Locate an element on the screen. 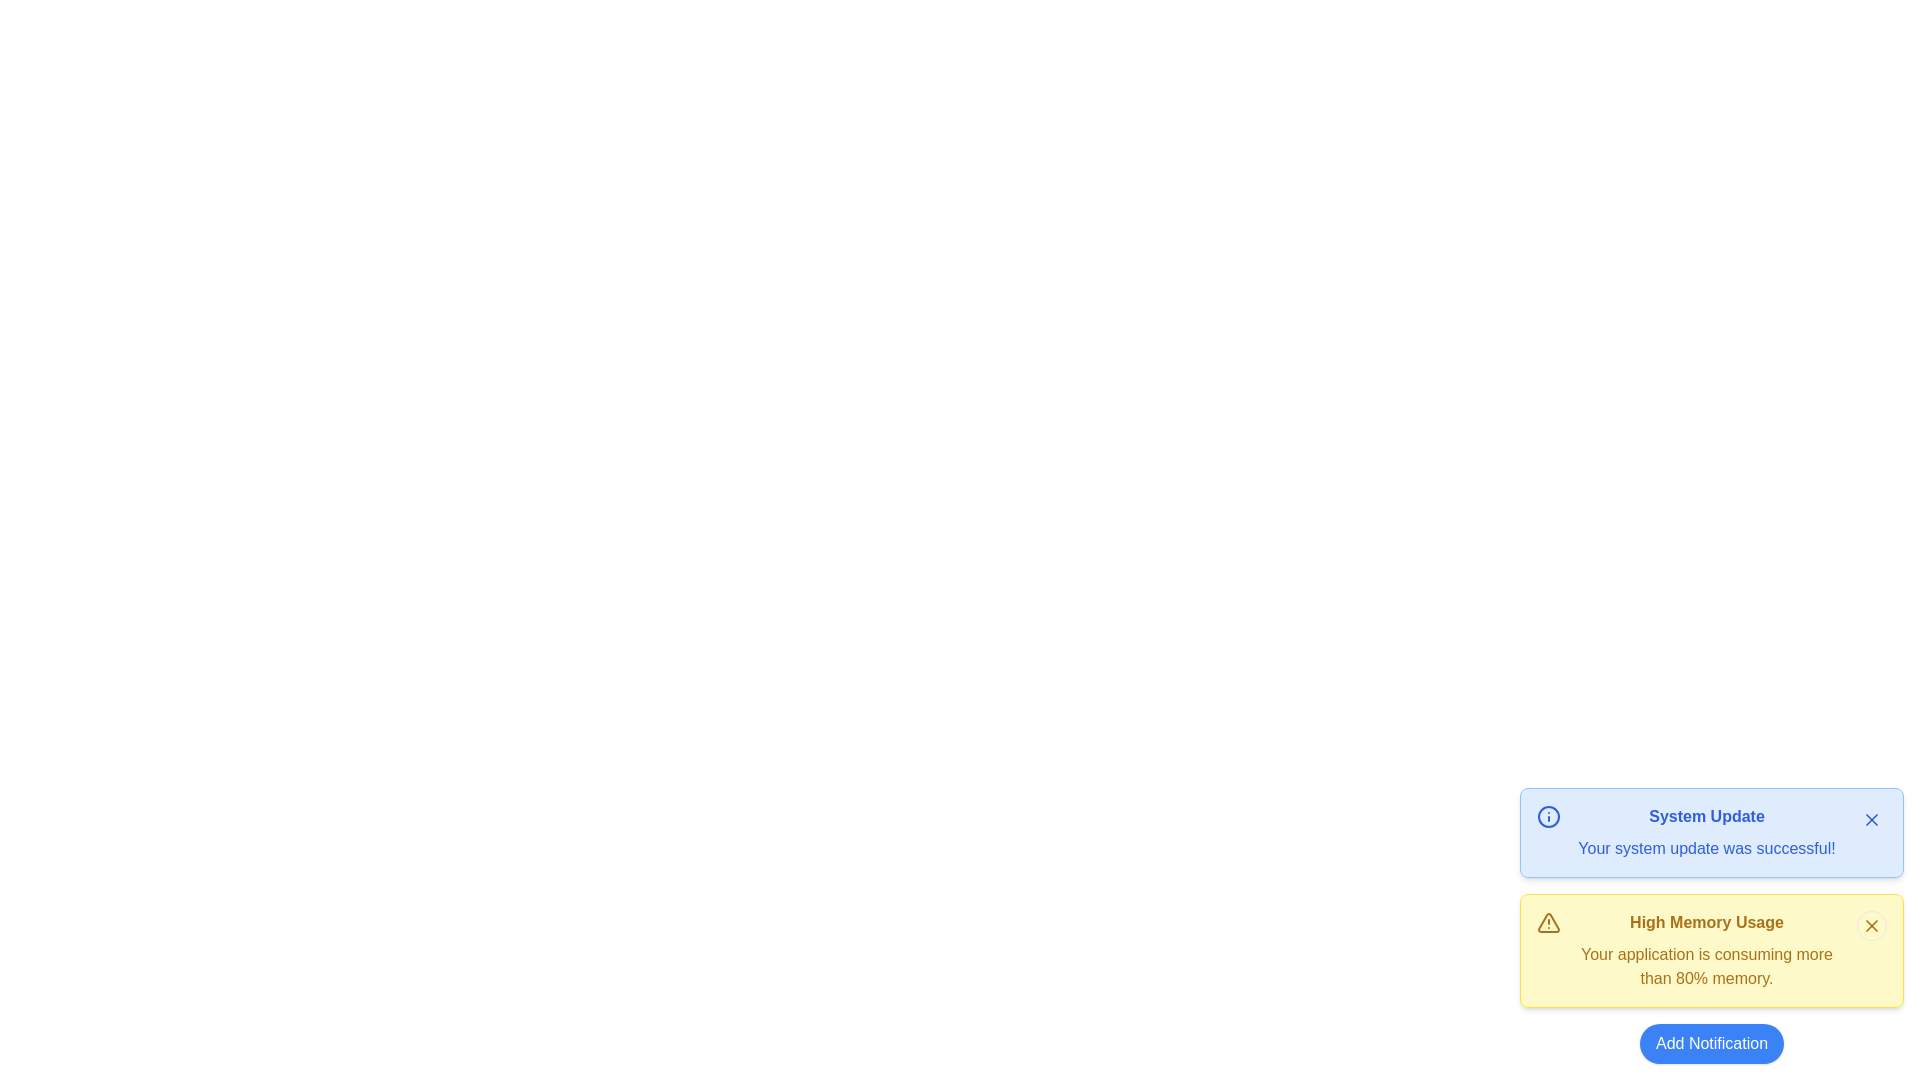  text label stating 'Your system update was successful!' located within the blue notification card below the heading 'System Update' is located at coordinates (1706, 848).